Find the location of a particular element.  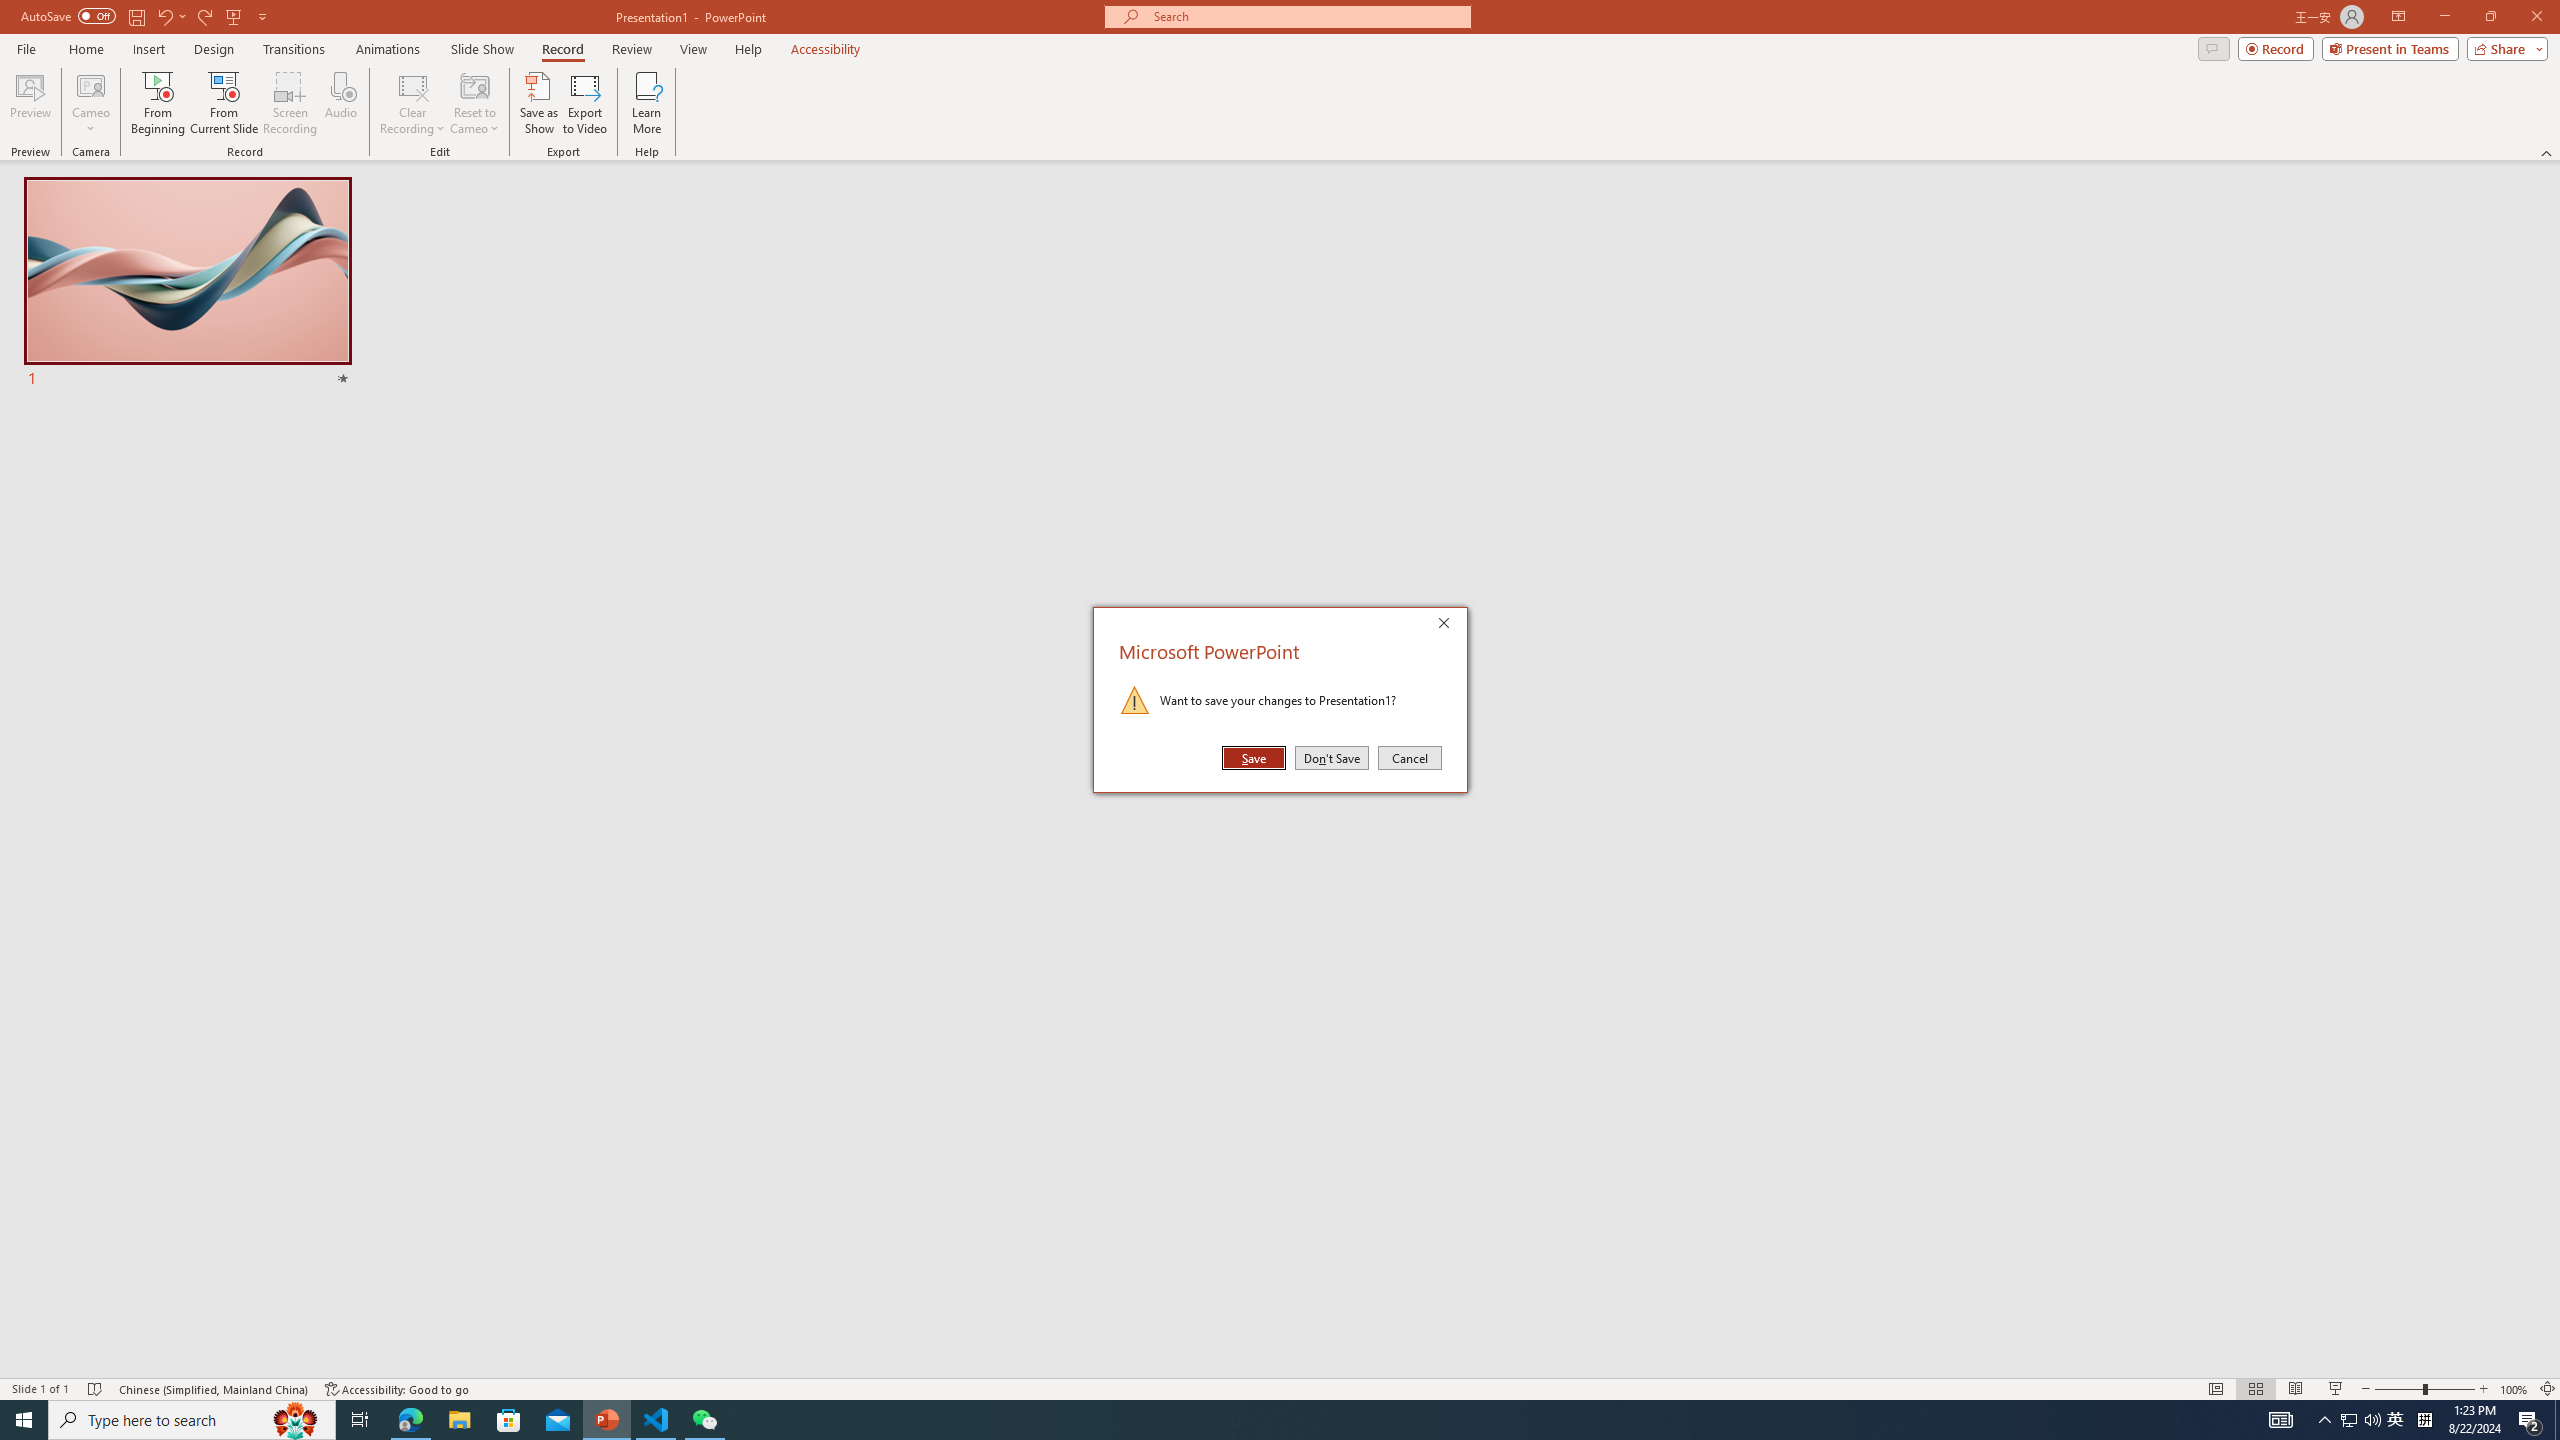

'From Beginning...' is located at coordinates (156, 103).